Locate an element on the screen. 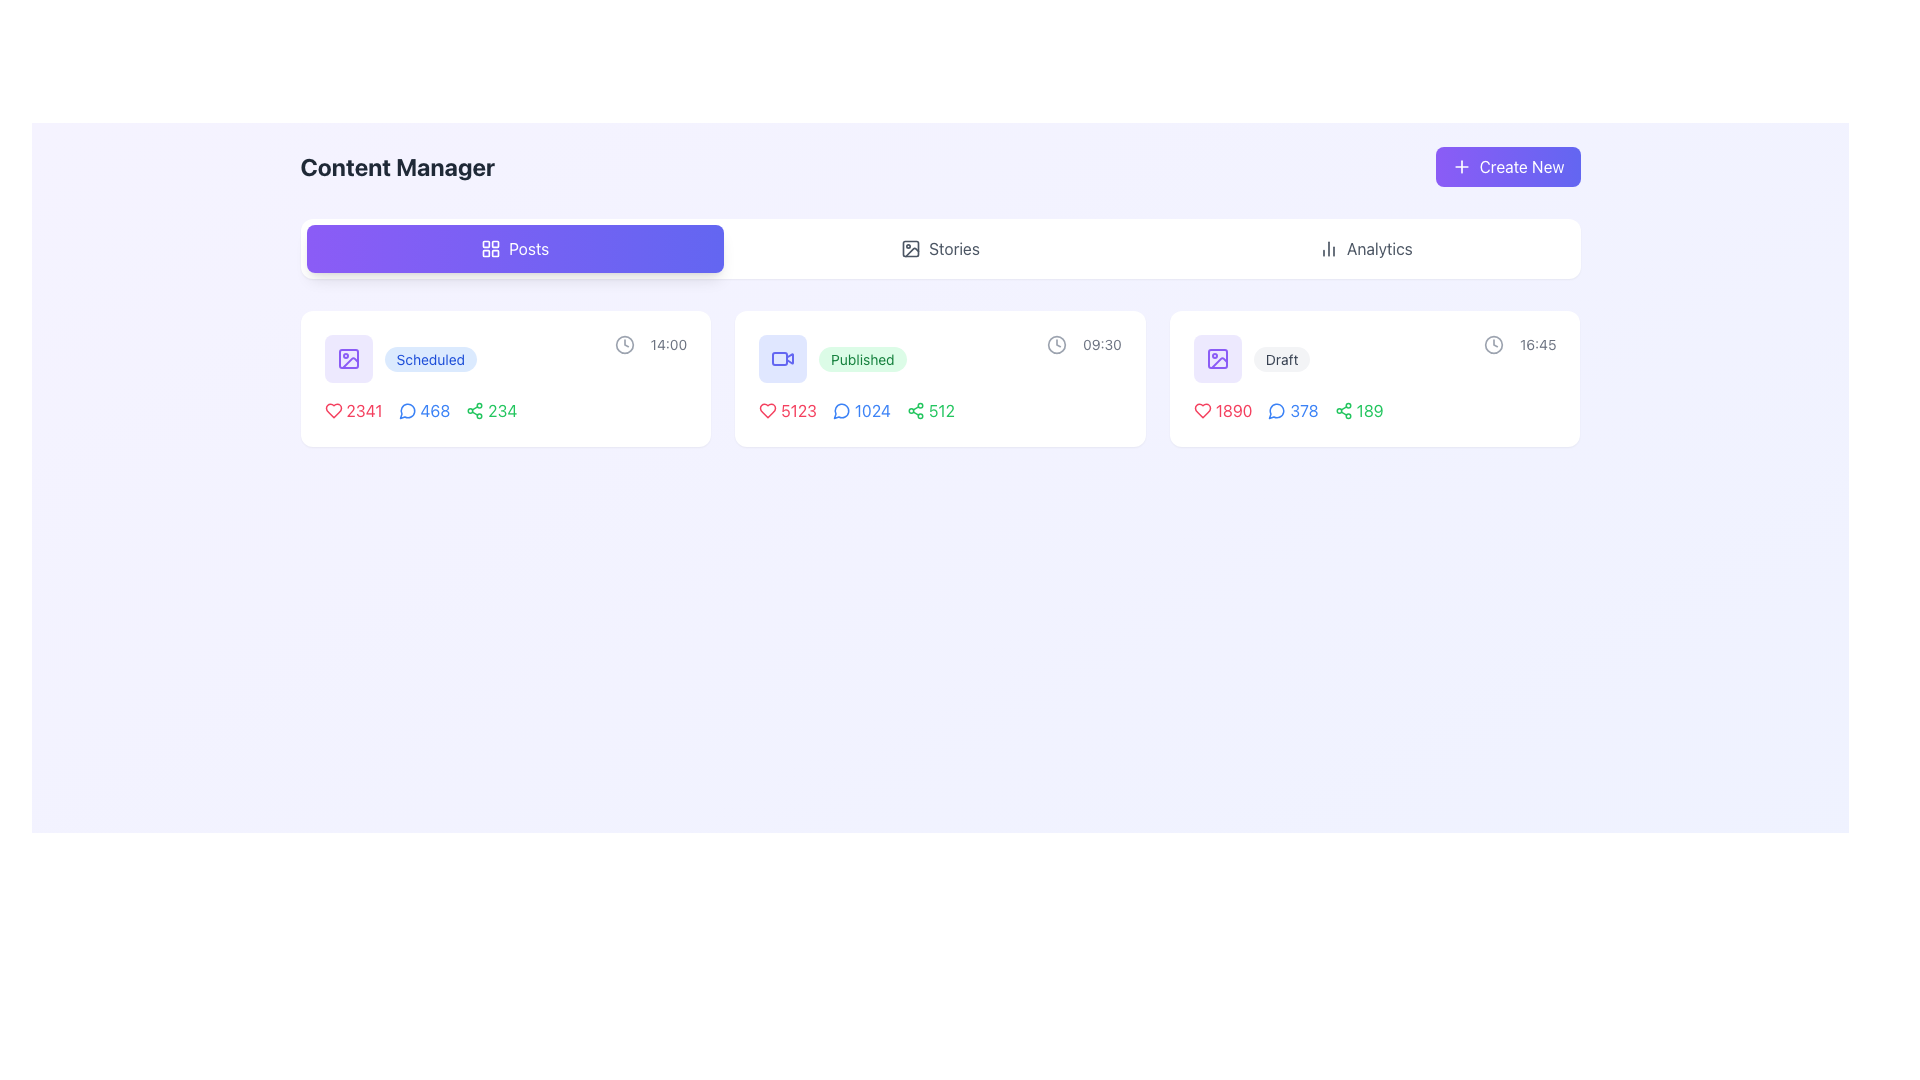  the informational display element featuring a clock icon and the text '09:30', located under the 'Published' section as the last item in the horizontal arrangement is located at coordinates (1083, 343).